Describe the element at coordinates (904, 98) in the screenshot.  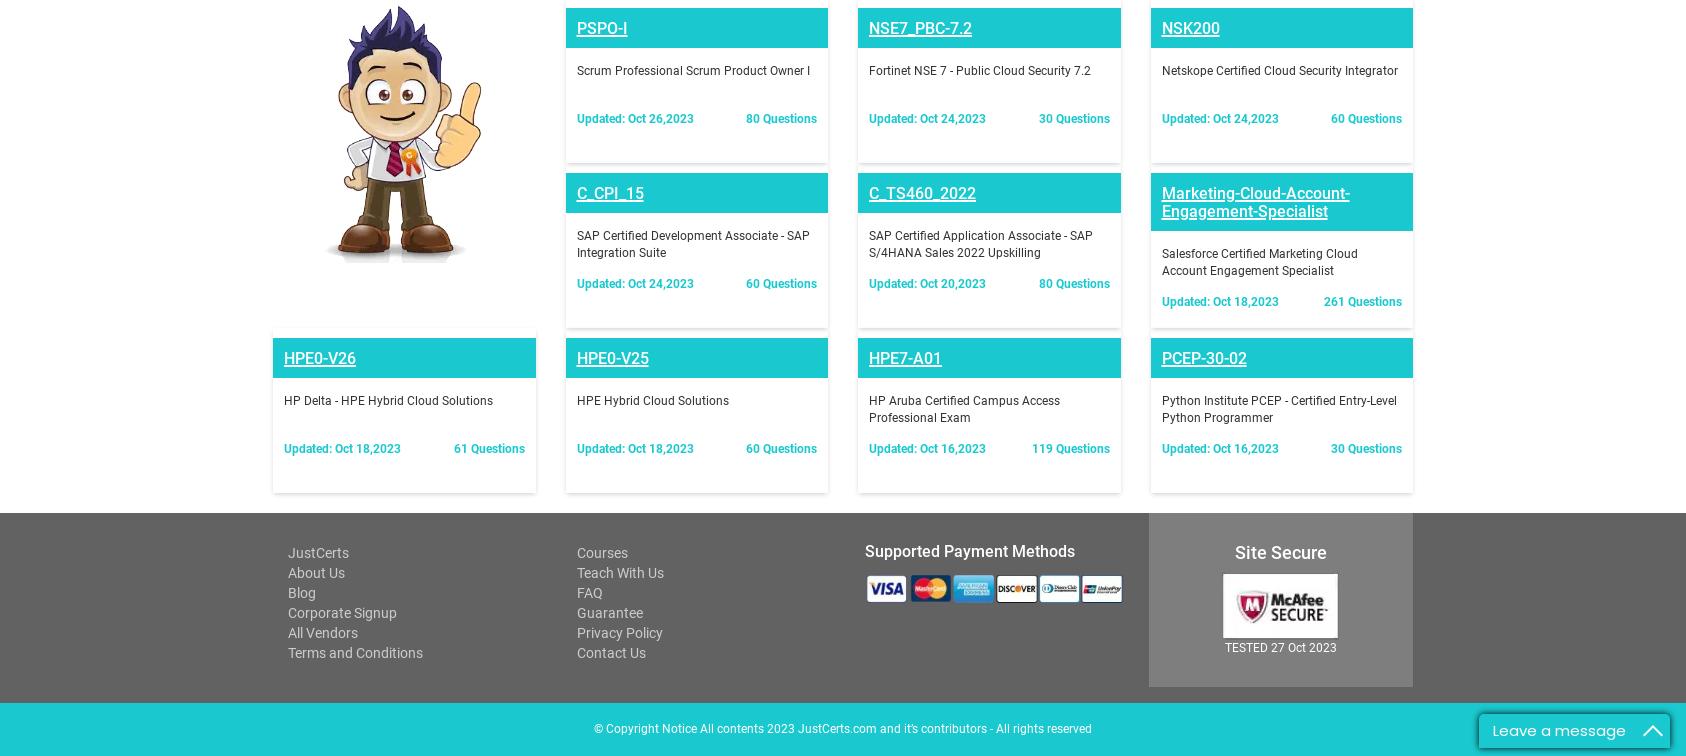
I see `'HPE7-A01'` at that location.